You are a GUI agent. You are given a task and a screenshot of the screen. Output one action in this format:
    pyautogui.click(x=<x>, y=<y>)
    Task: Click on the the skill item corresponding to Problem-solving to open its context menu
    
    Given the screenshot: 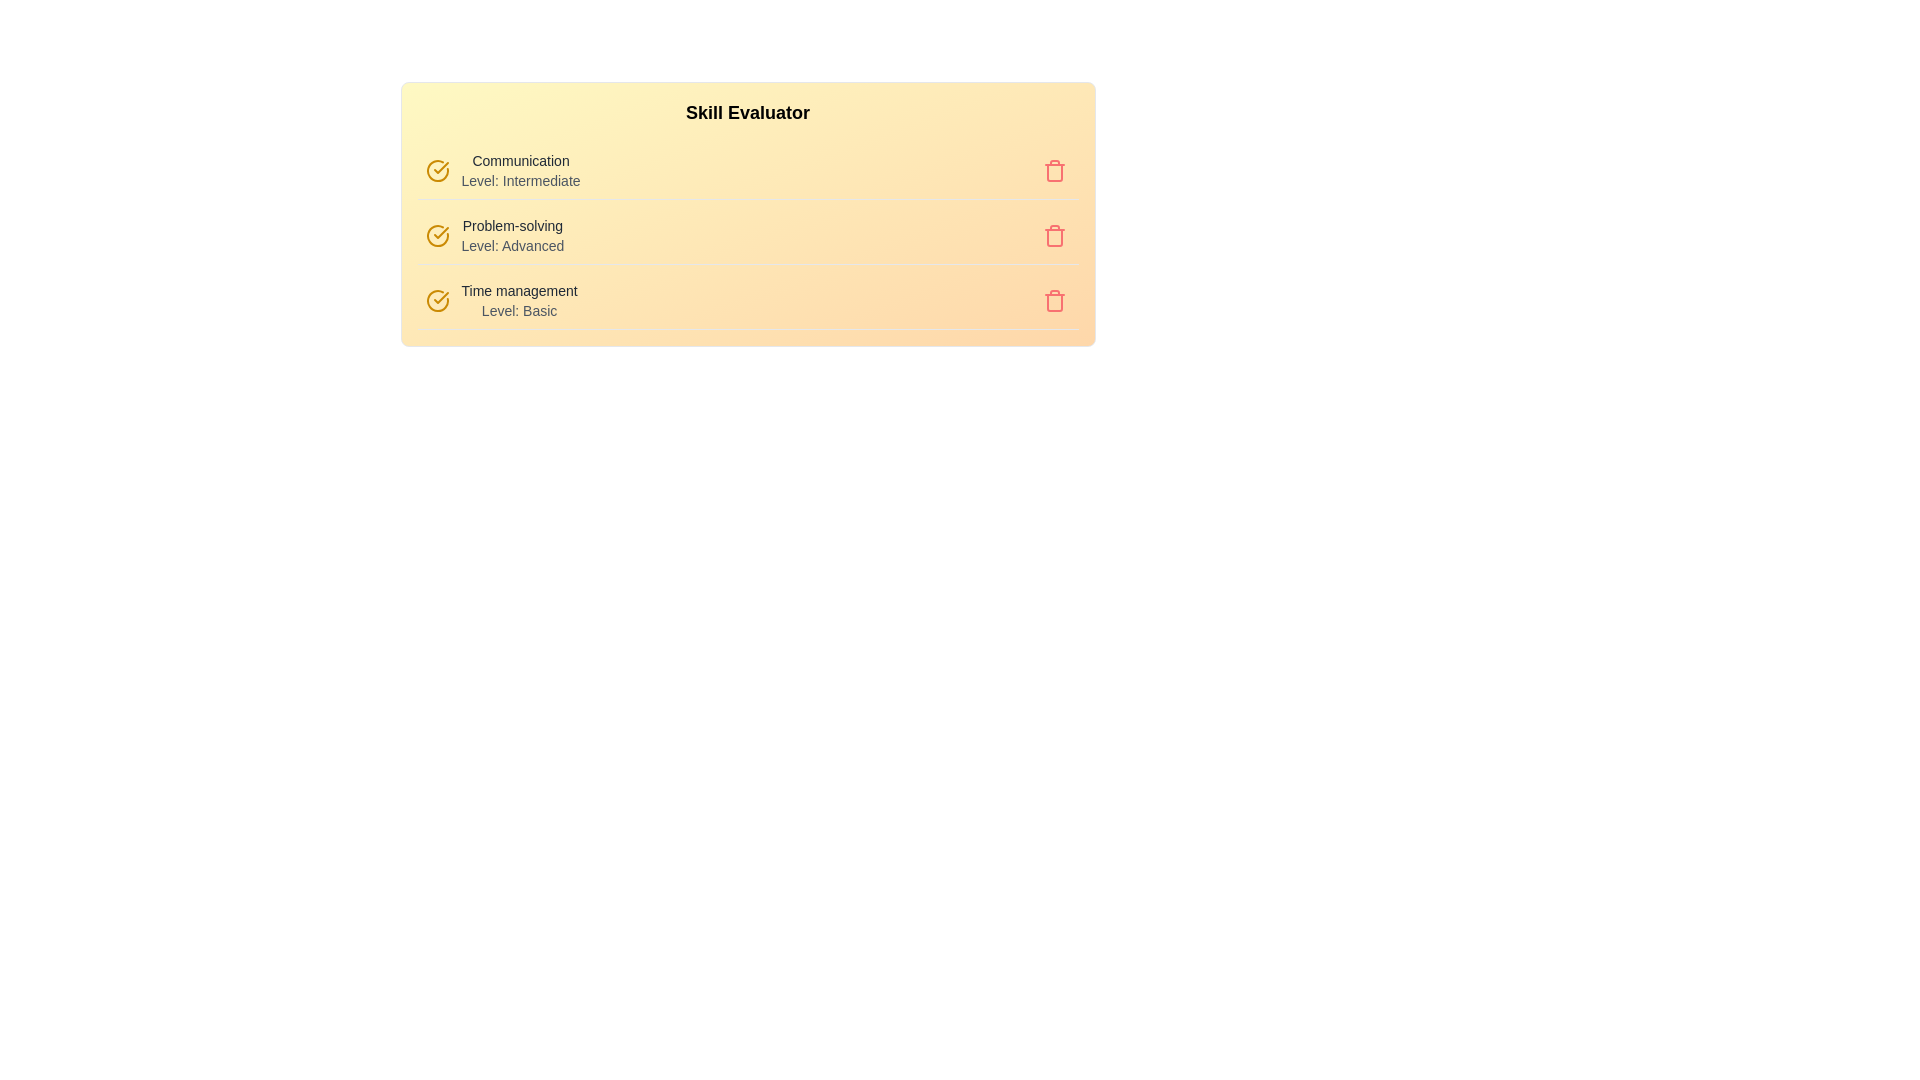 What is the action you would take?
    pyautogui.click(x=747, y=235)
    